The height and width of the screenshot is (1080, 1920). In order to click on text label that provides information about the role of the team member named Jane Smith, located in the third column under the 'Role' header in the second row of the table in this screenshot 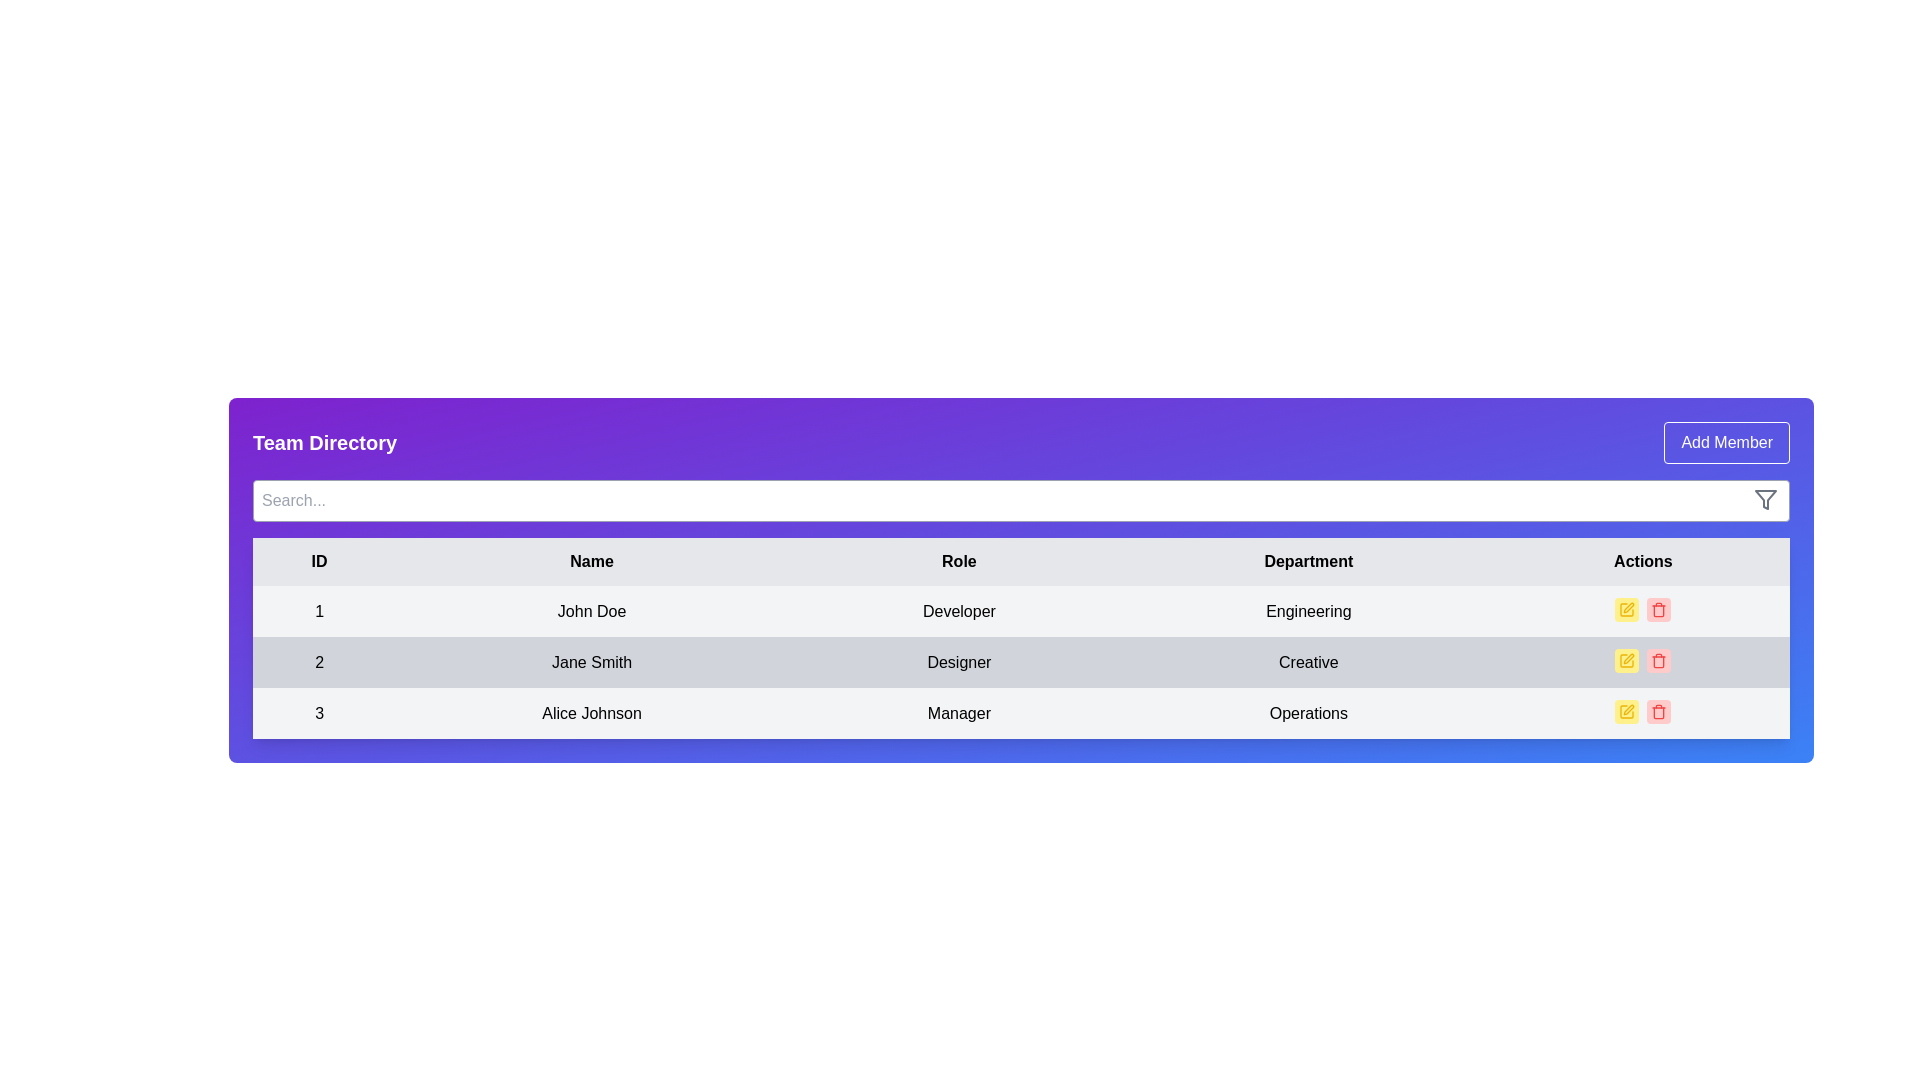, I will do `click(958, 662)`.